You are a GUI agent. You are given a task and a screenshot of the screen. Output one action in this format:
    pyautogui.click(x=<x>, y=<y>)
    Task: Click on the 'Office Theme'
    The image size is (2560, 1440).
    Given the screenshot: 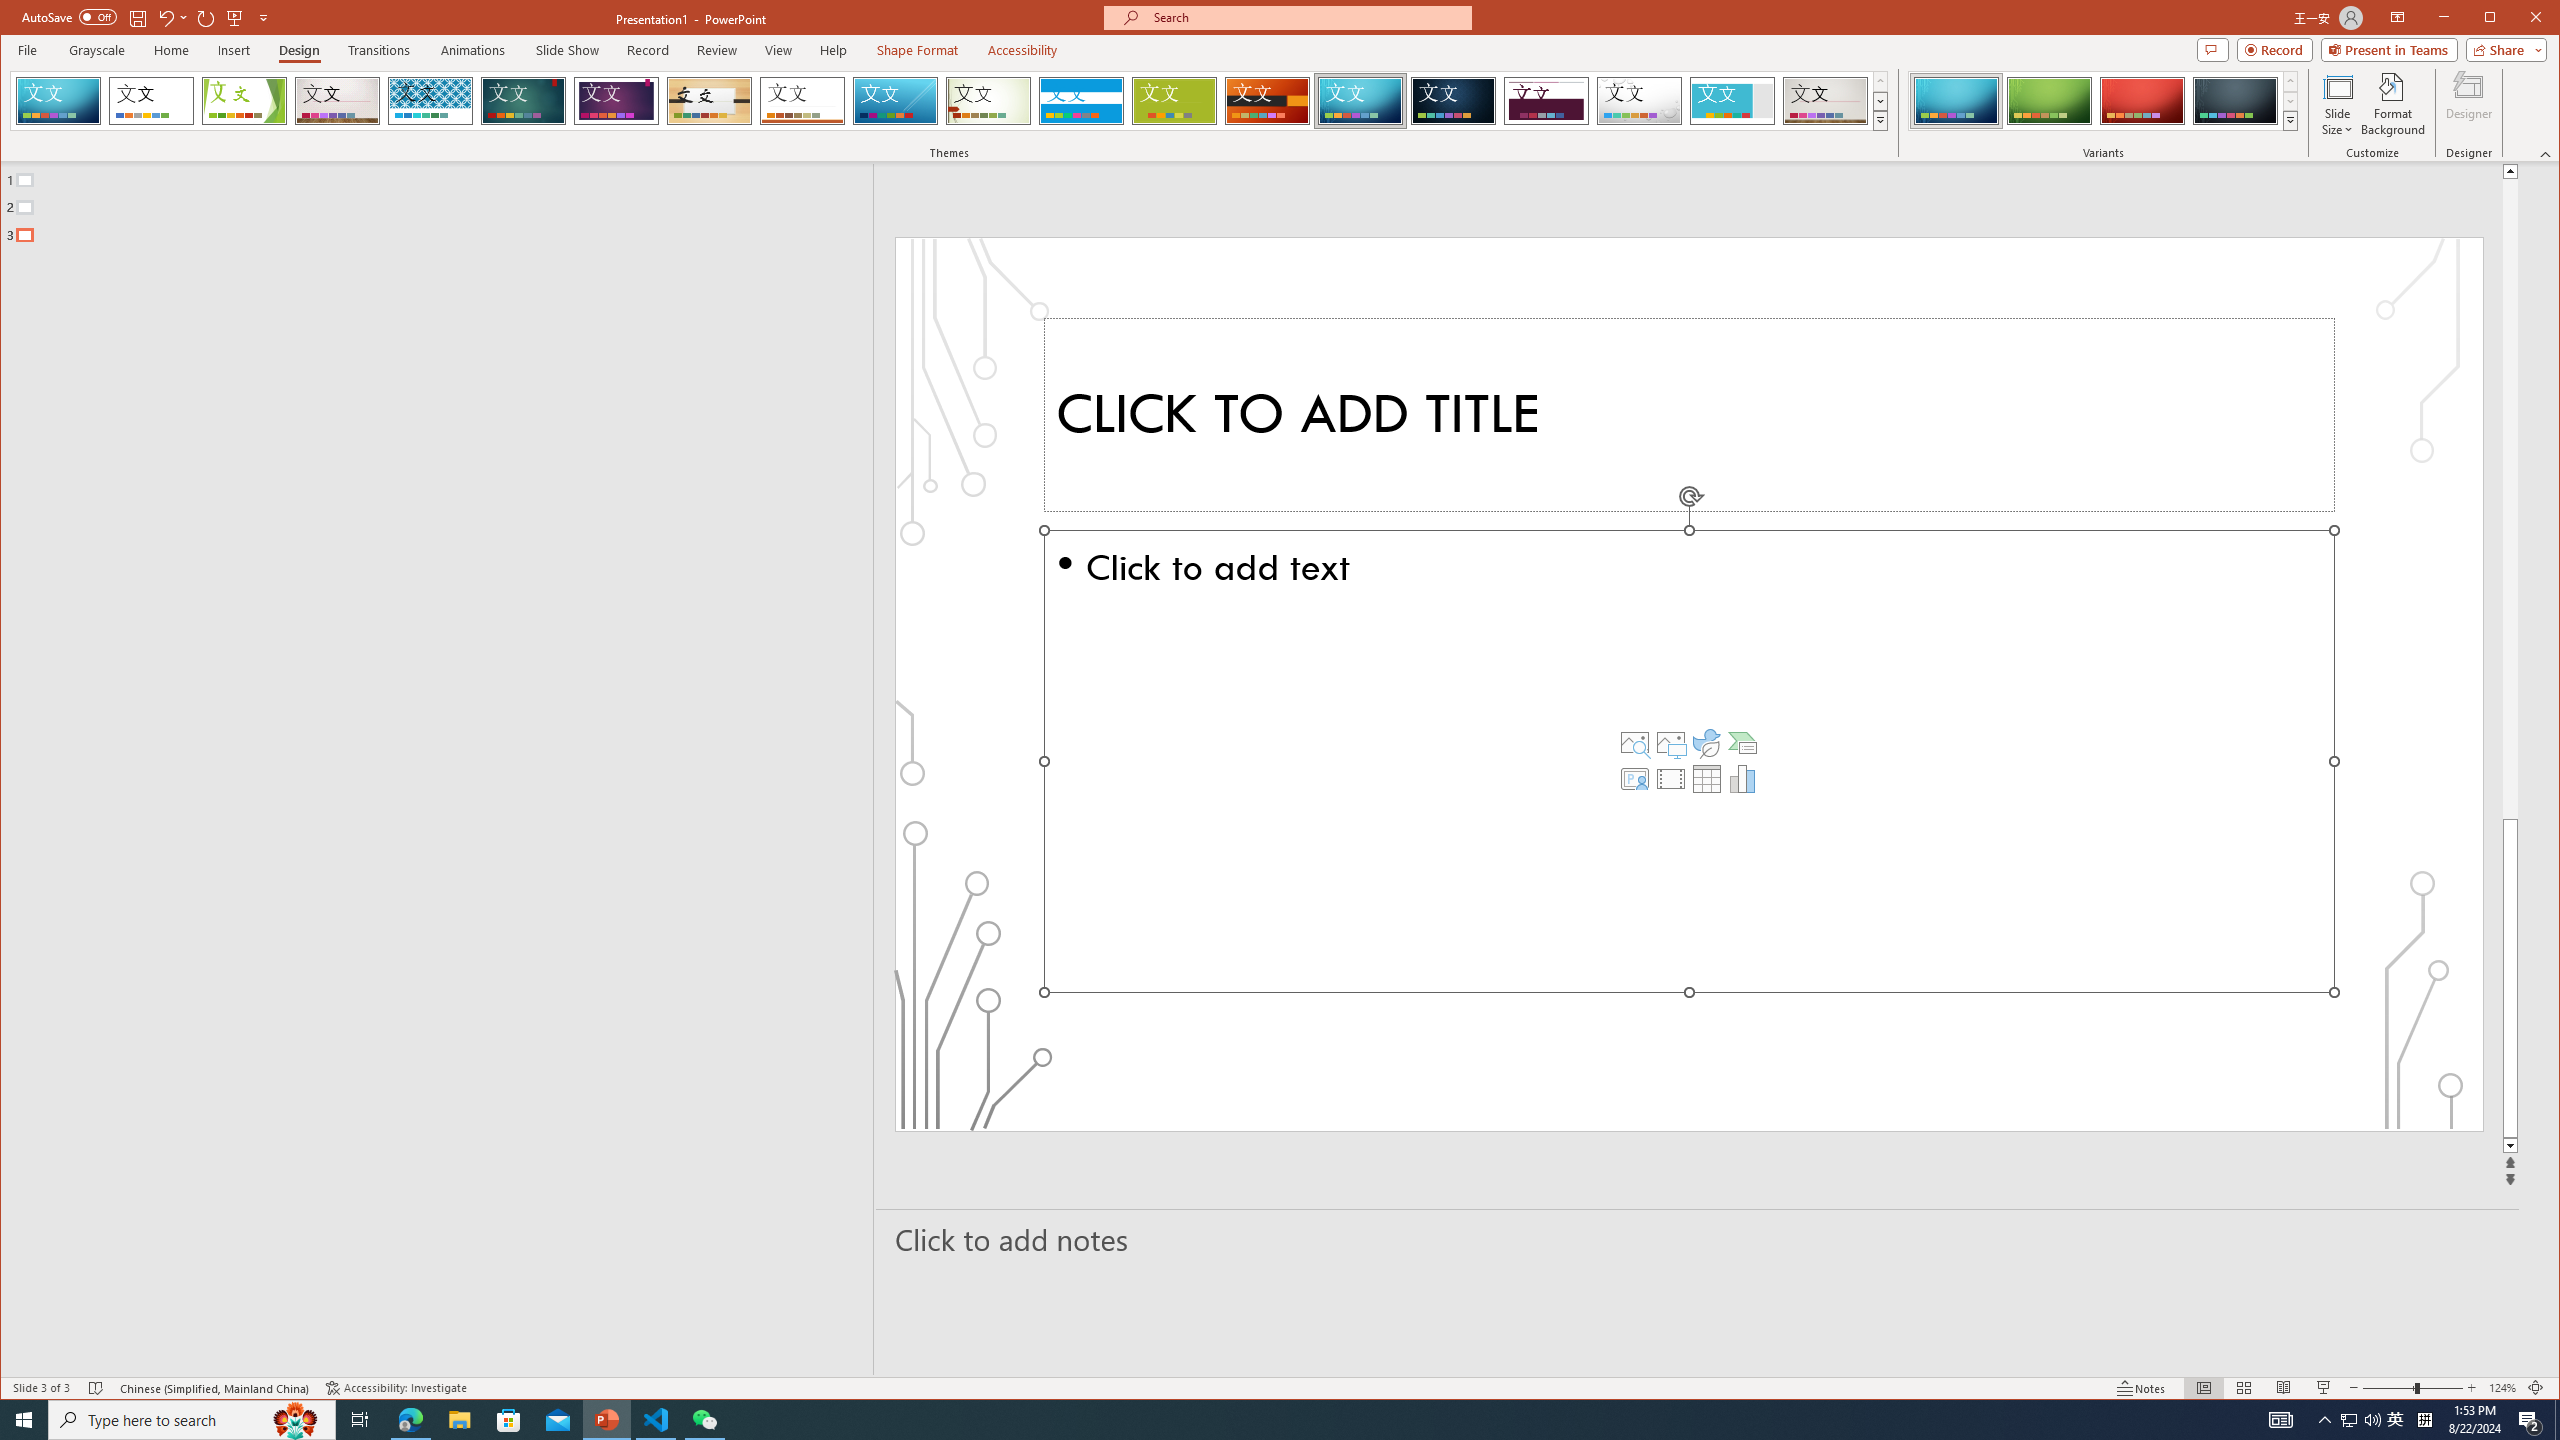 What is the action you would take?
    pyautogui.click(x=150, y=100)
    